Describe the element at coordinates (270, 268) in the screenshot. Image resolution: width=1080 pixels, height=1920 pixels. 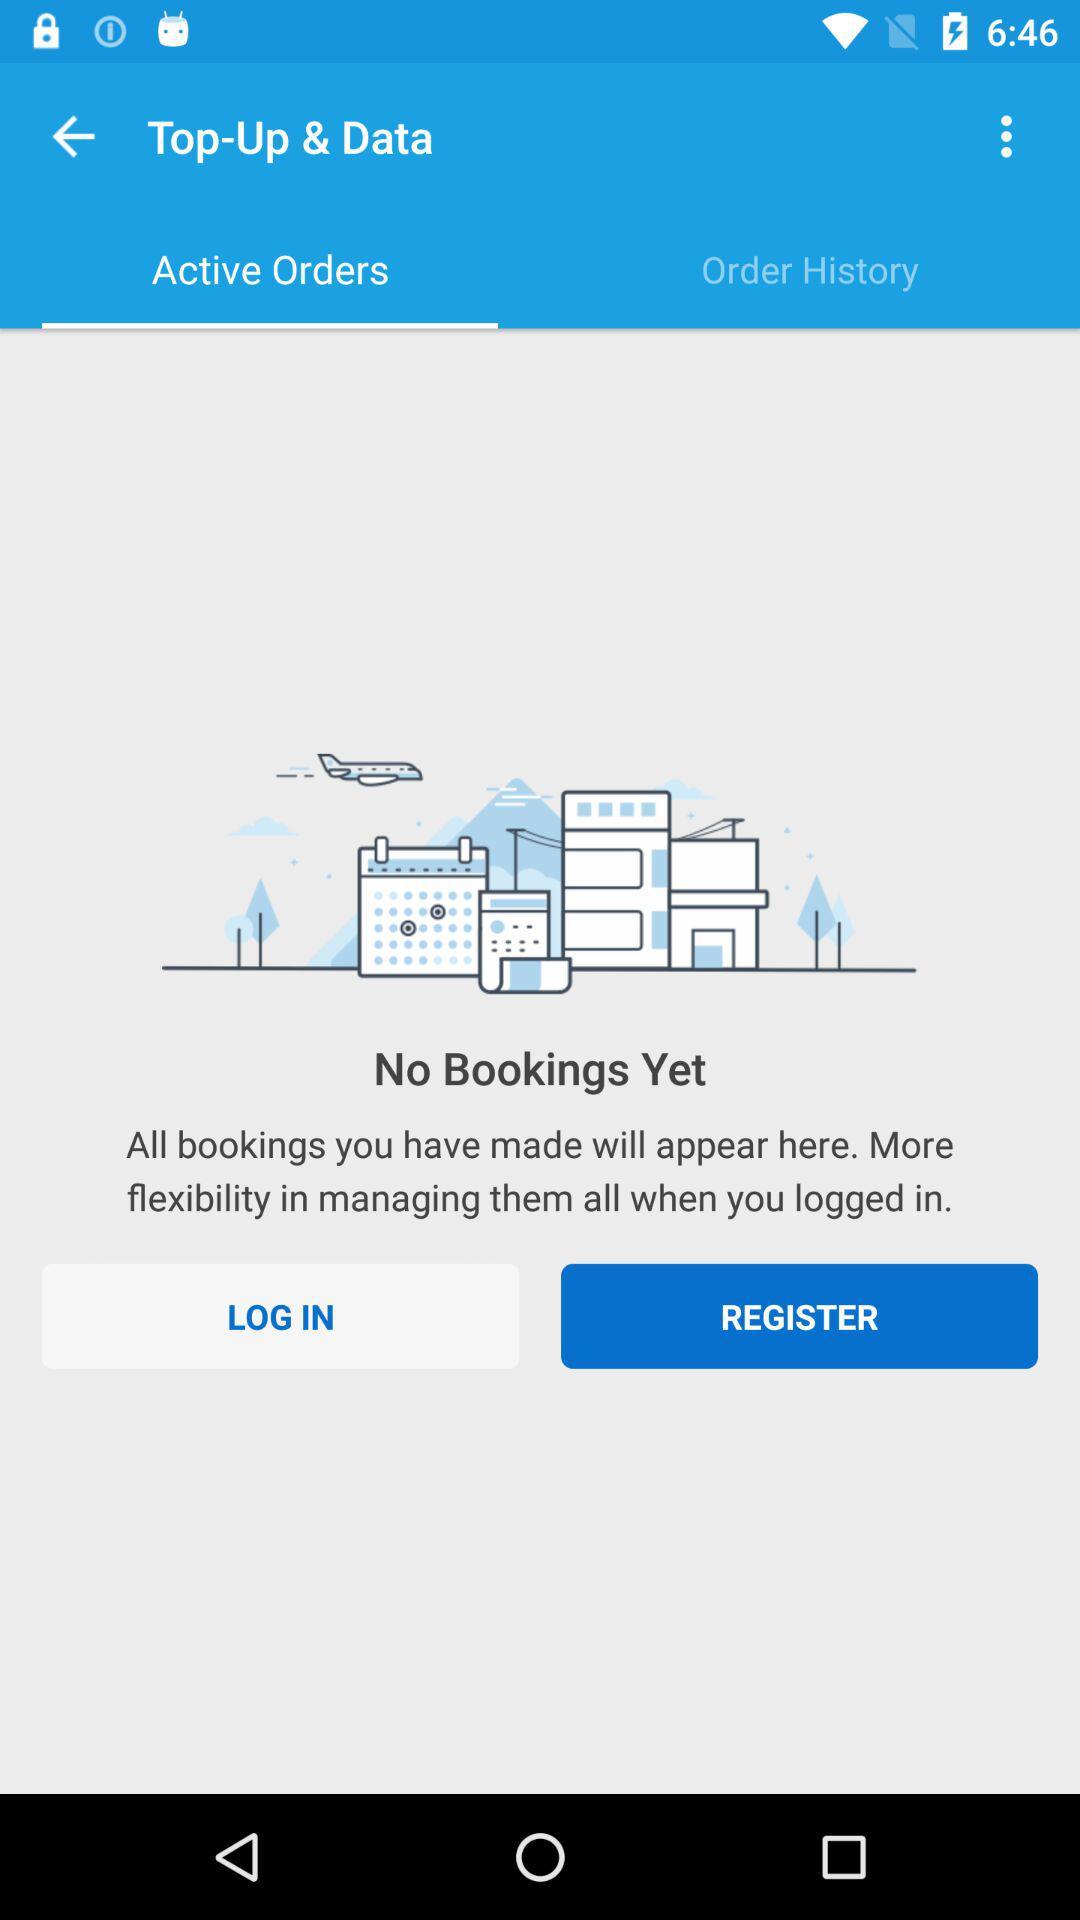
I see `the icon next to order history` at that location.